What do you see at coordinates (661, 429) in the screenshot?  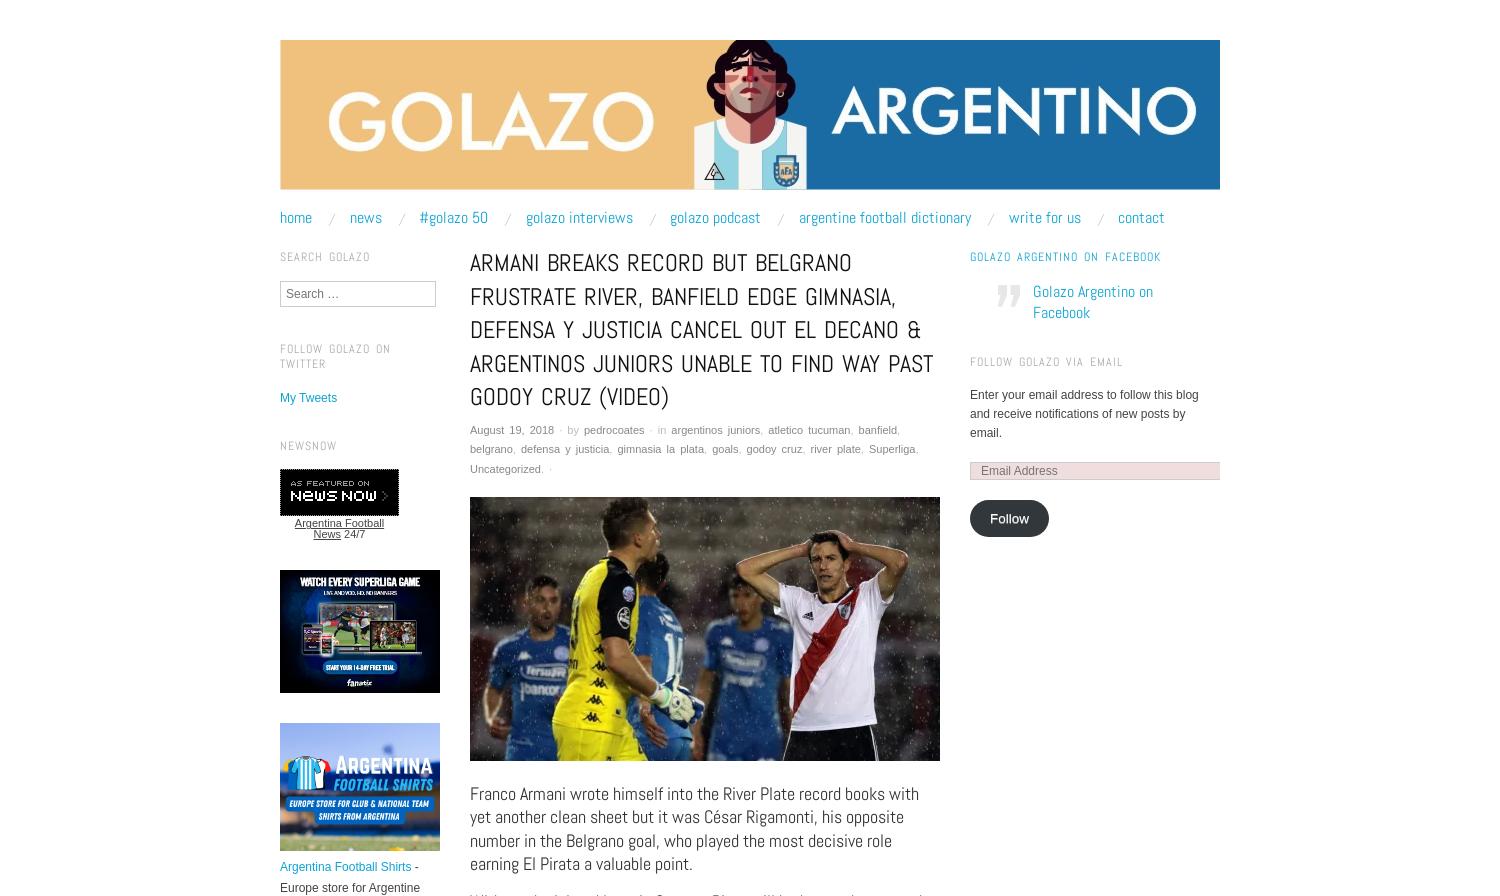 I see `'in'` at bounding box center [661, 429].